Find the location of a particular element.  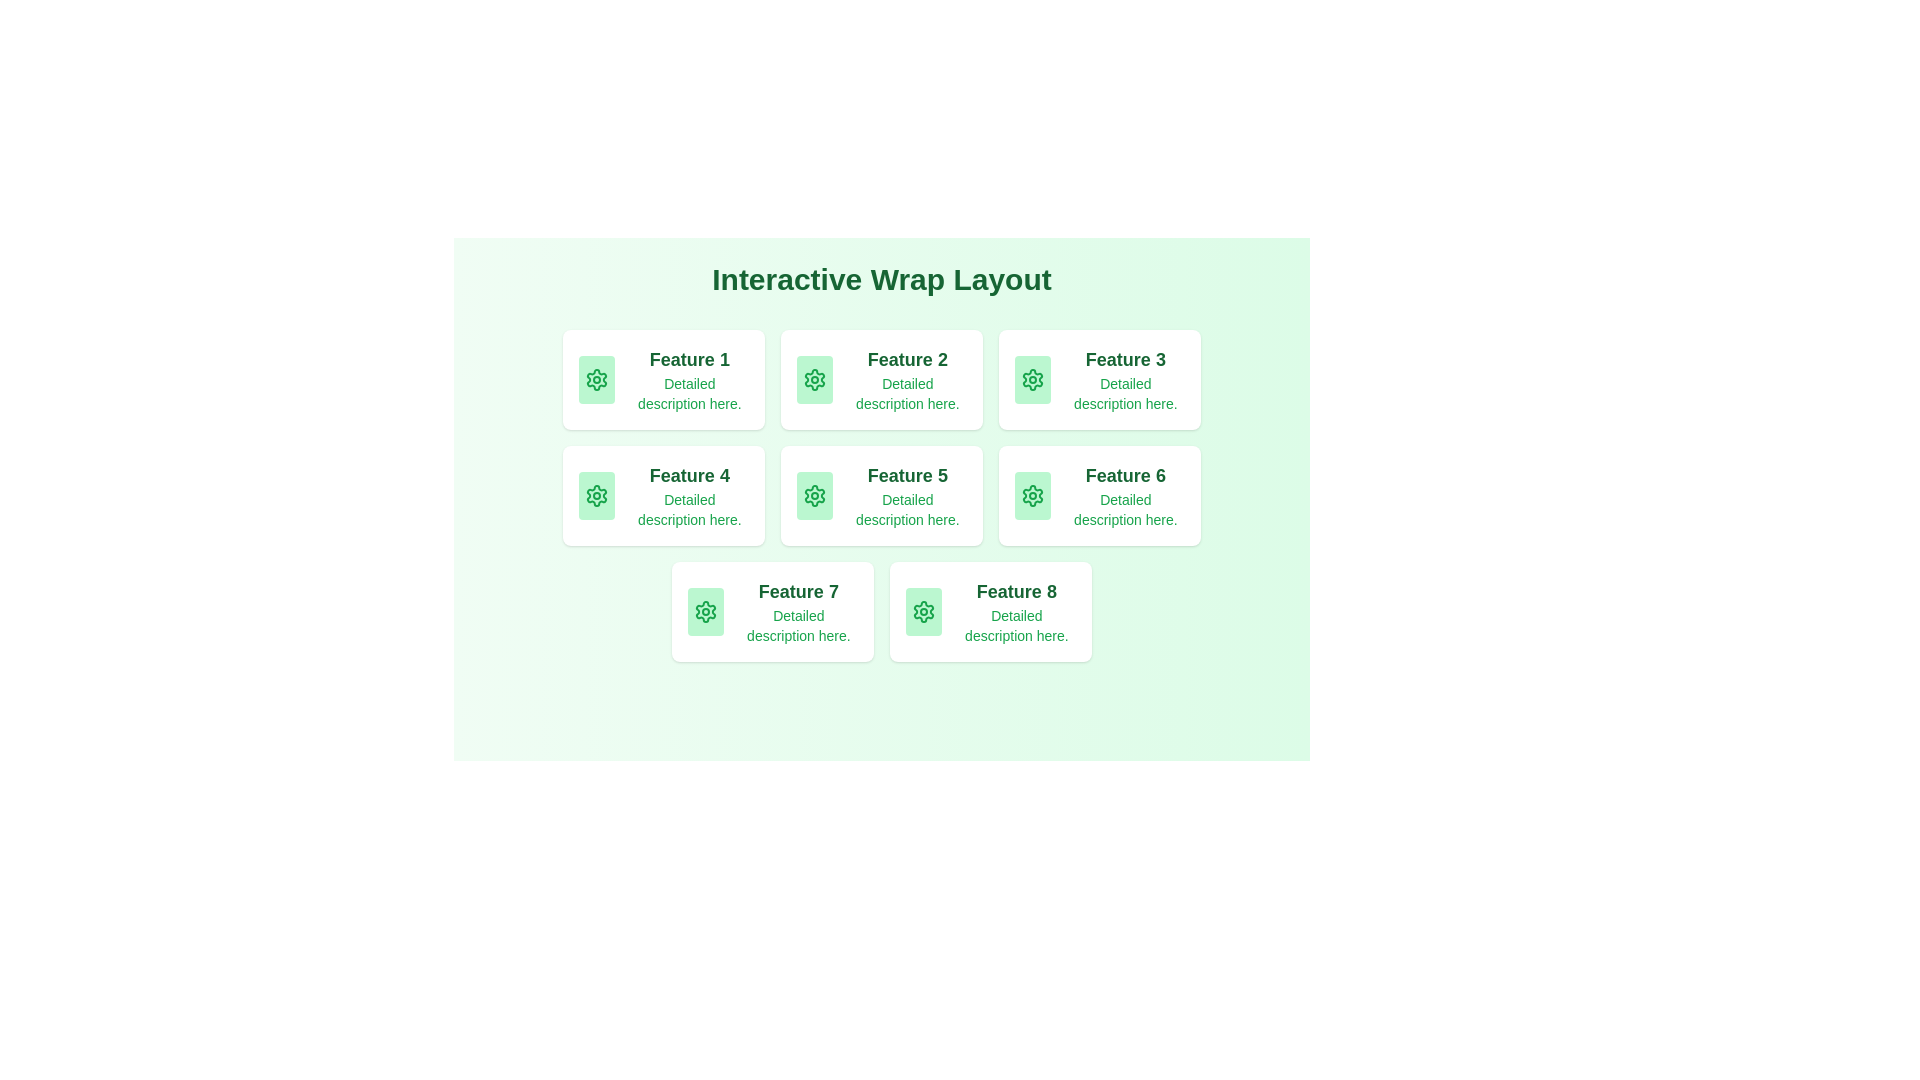

the gear-shaped icon with a green outline located in the seventh feature box of the grid layout, symbolizing settings or configurations is located at coordinates (705, 611).